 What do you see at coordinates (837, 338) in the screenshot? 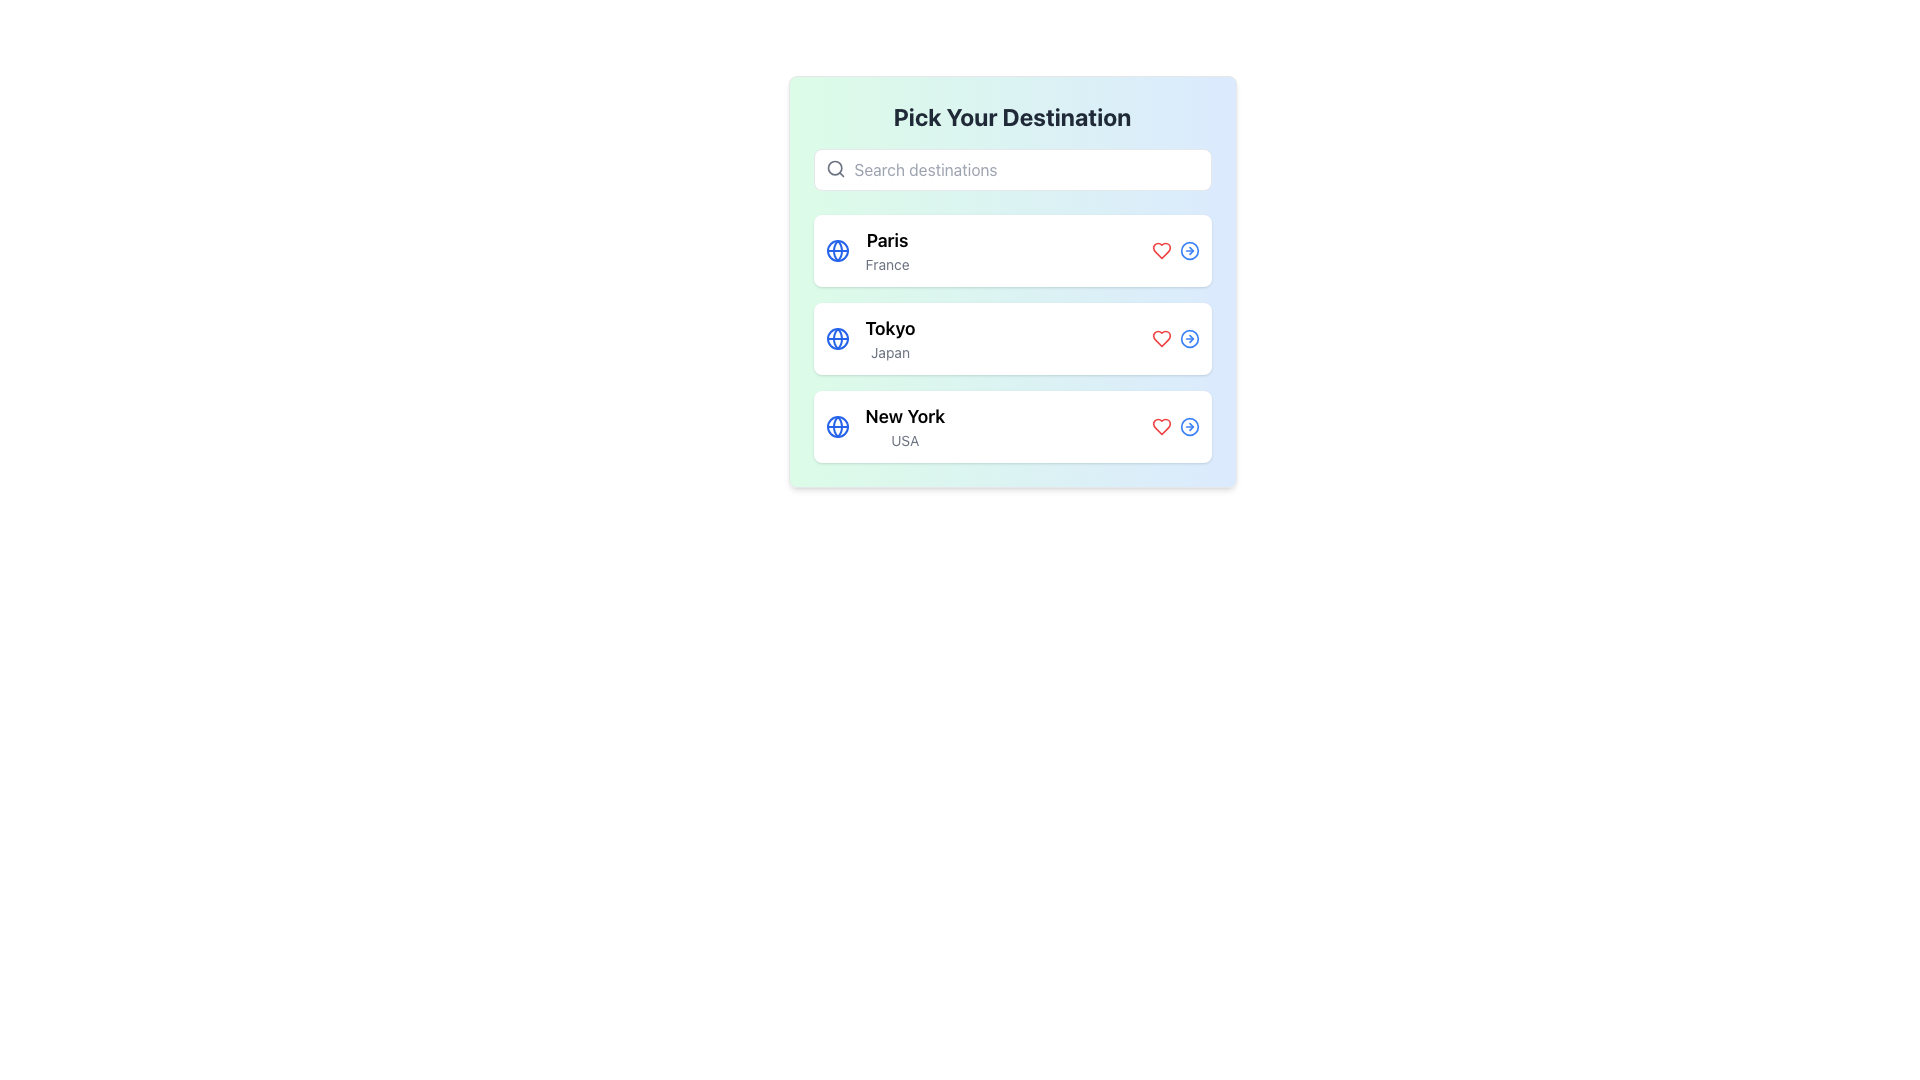
I see `the globe icon representing 'Tokyo, Japan' in the 'Pick Your Destination' list` at bounding box center [837, 338].